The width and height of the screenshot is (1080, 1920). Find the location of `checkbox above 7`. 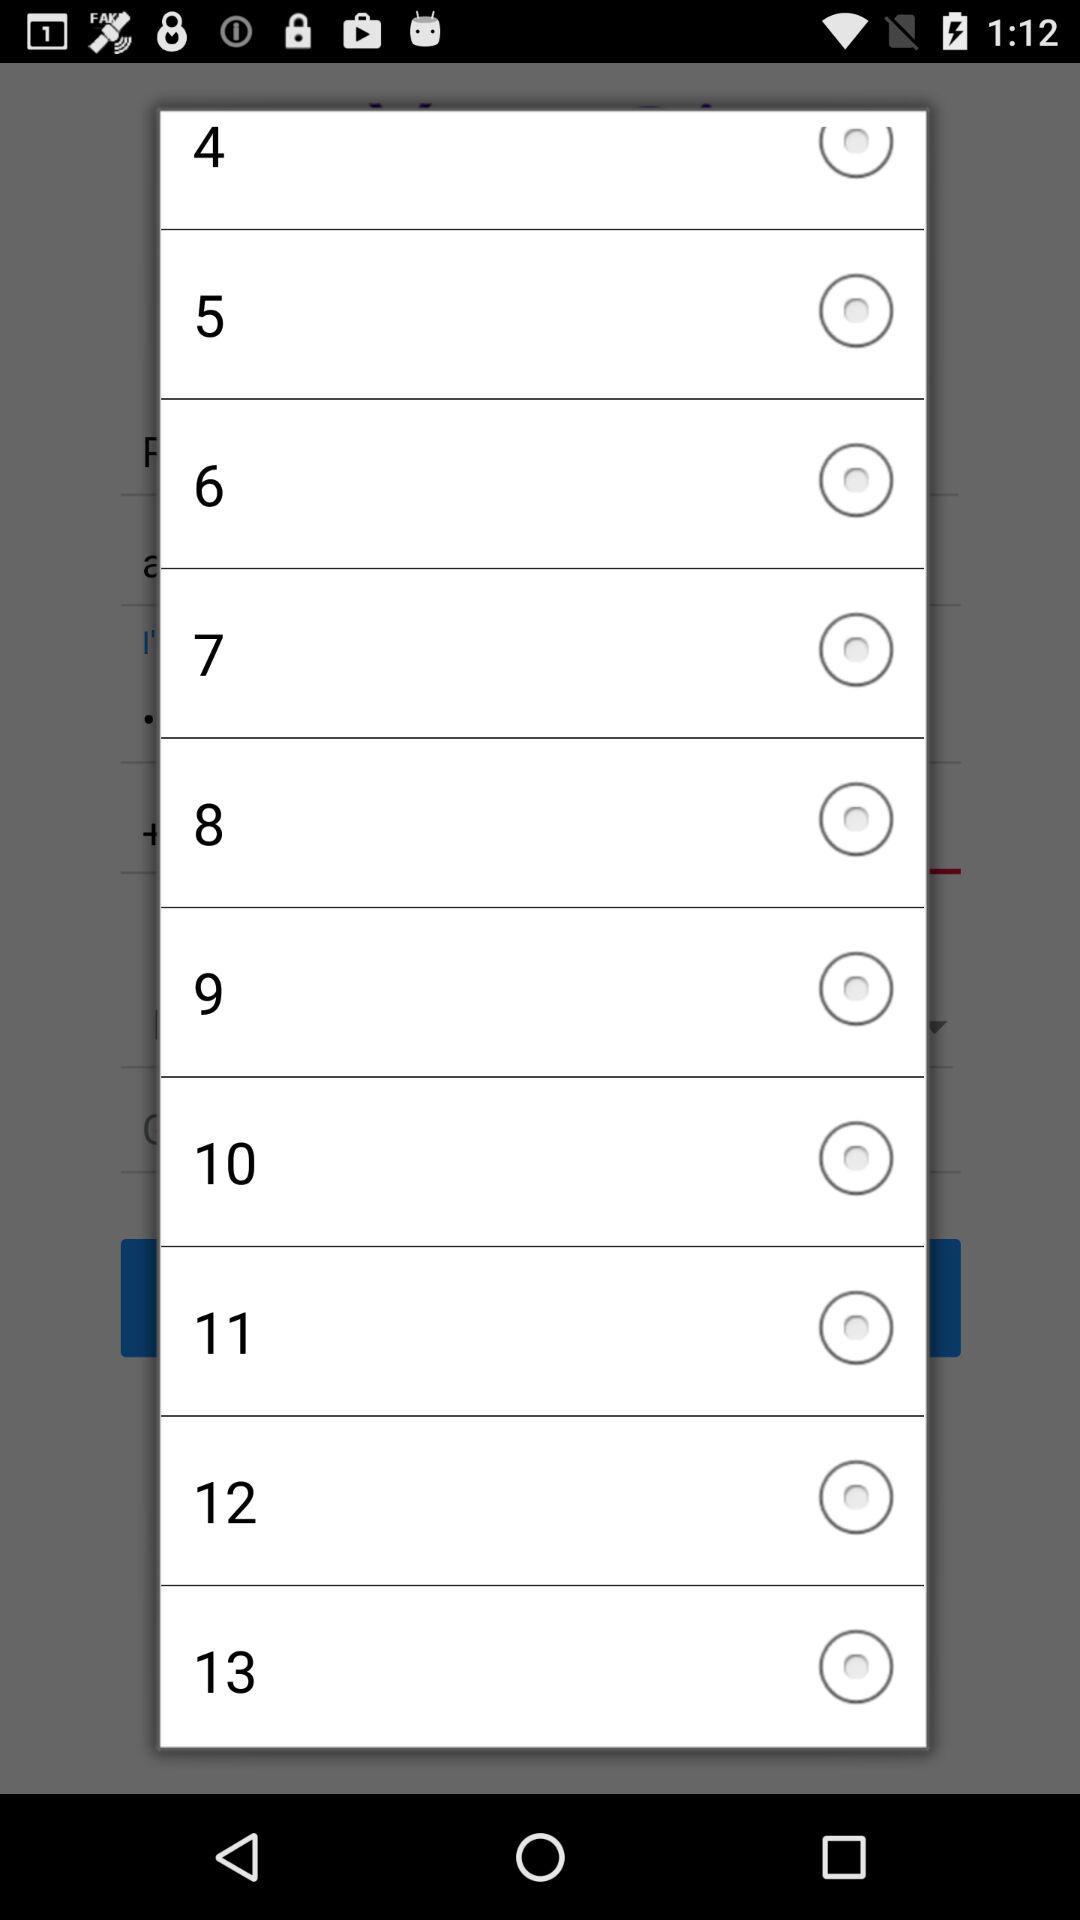

checkbox above 7 is located at coordinates (542, 483).